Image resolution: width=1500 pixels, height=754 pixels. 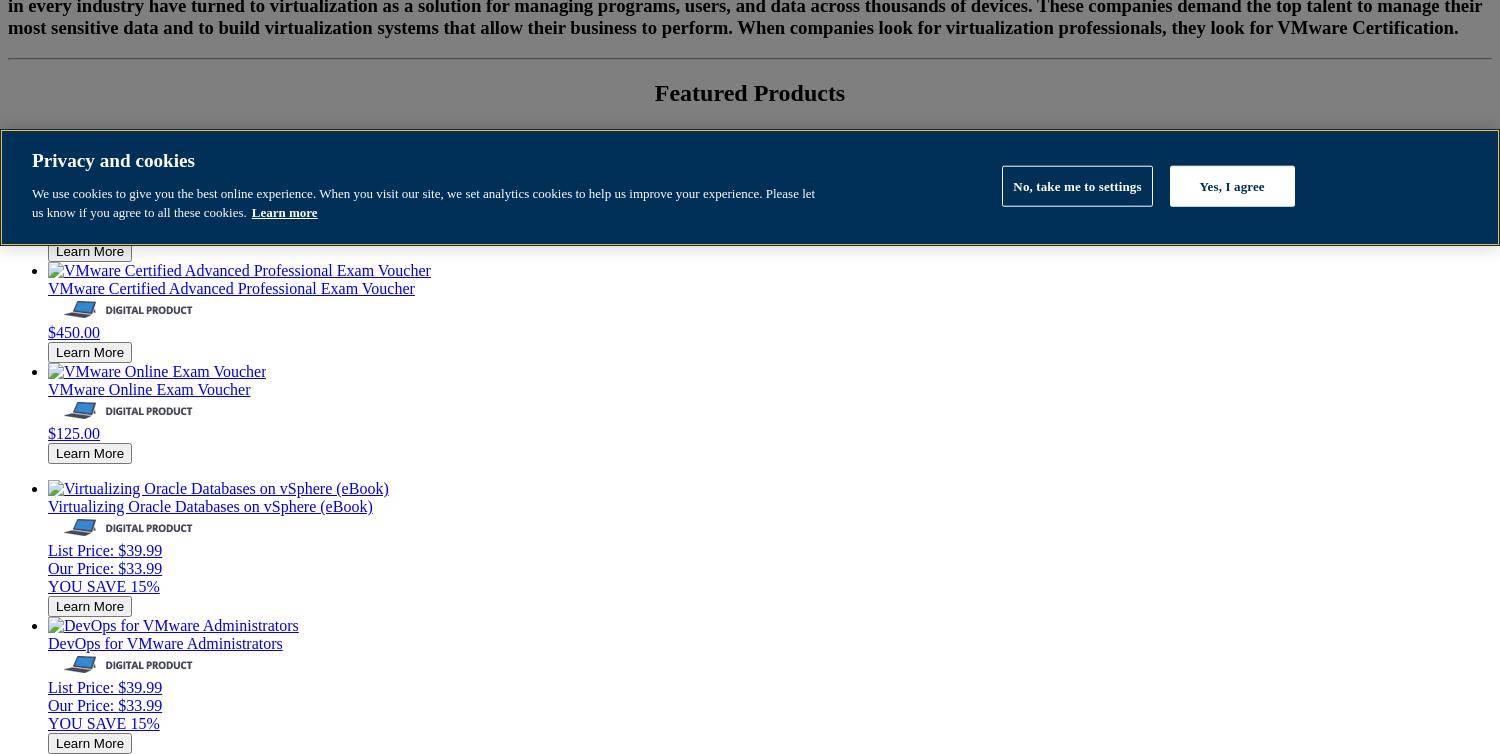 I want to click on 'Featured Products', so click(x=654, y=92).